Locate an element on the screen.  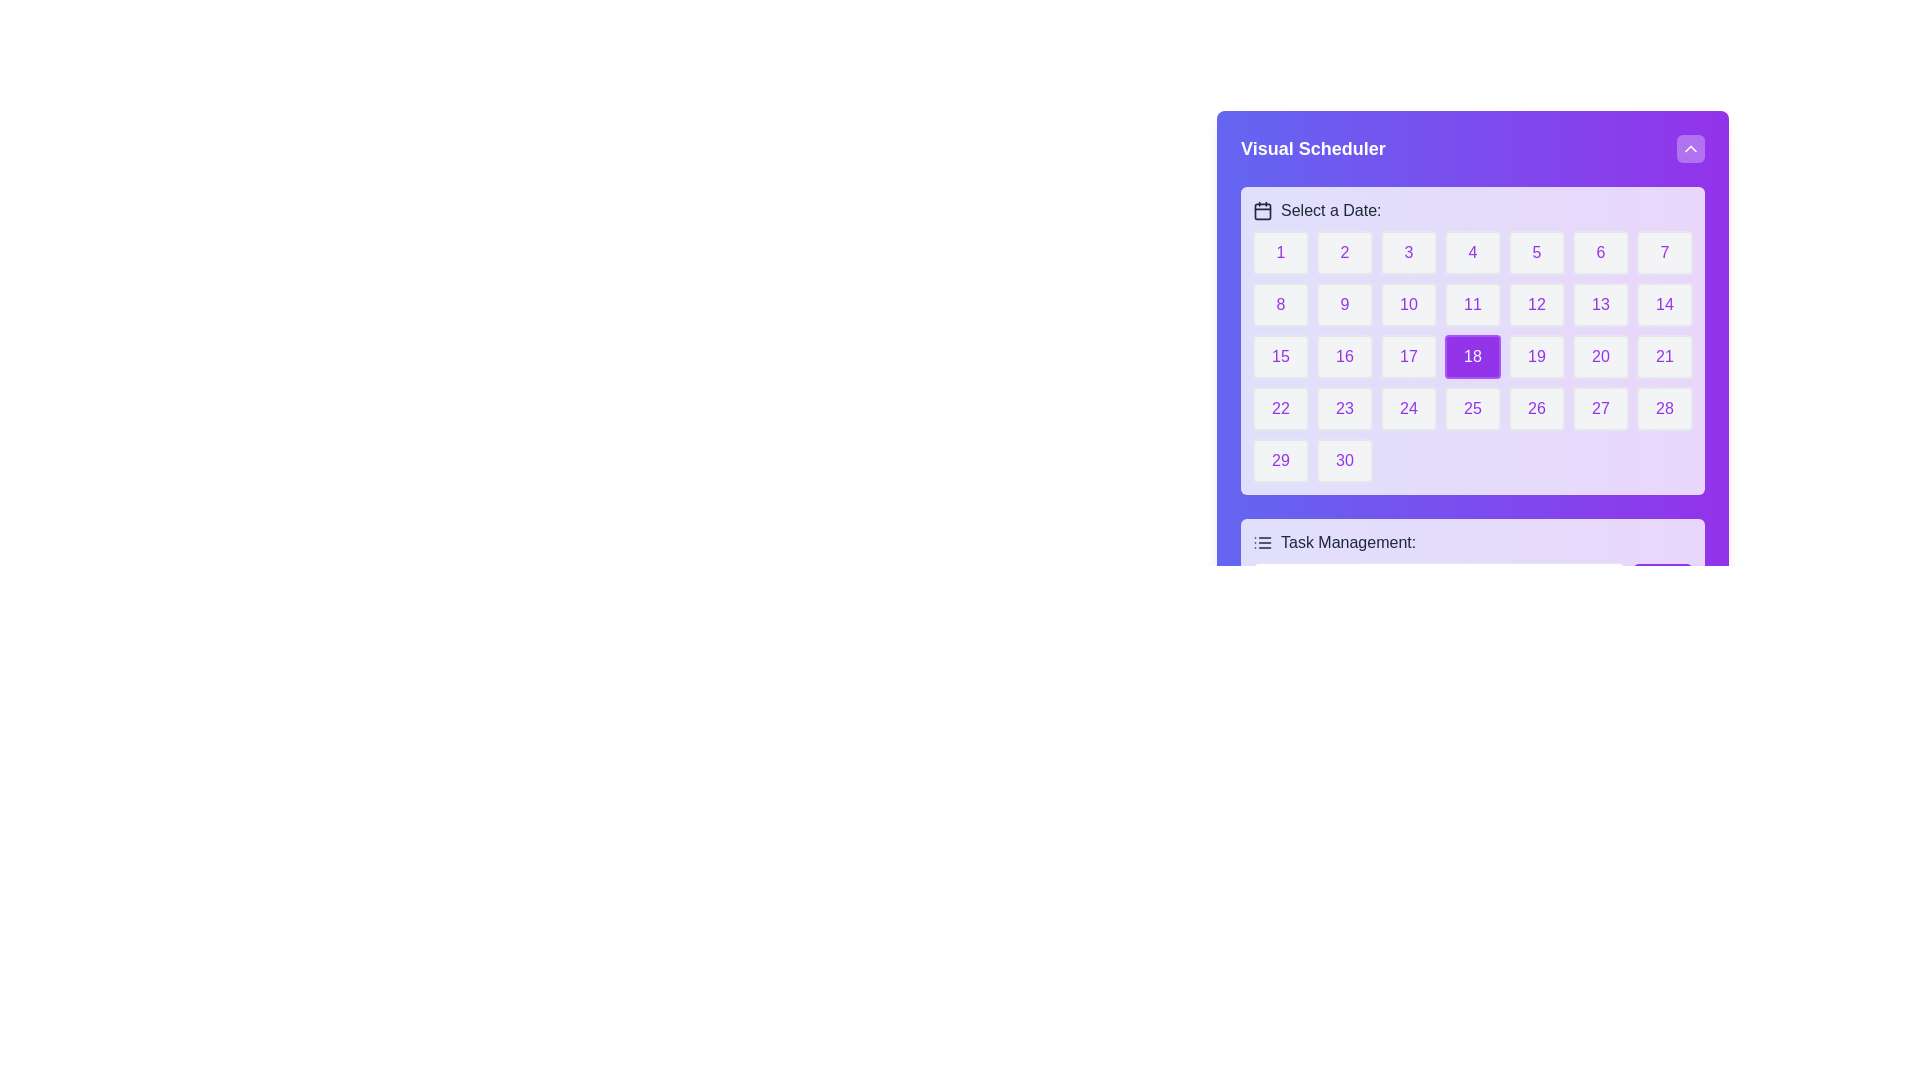
the square-shaped button with rounded corners, styled in light gray with a purple border, containing the number '2' in purple text is located at coordinates (1344, 252).